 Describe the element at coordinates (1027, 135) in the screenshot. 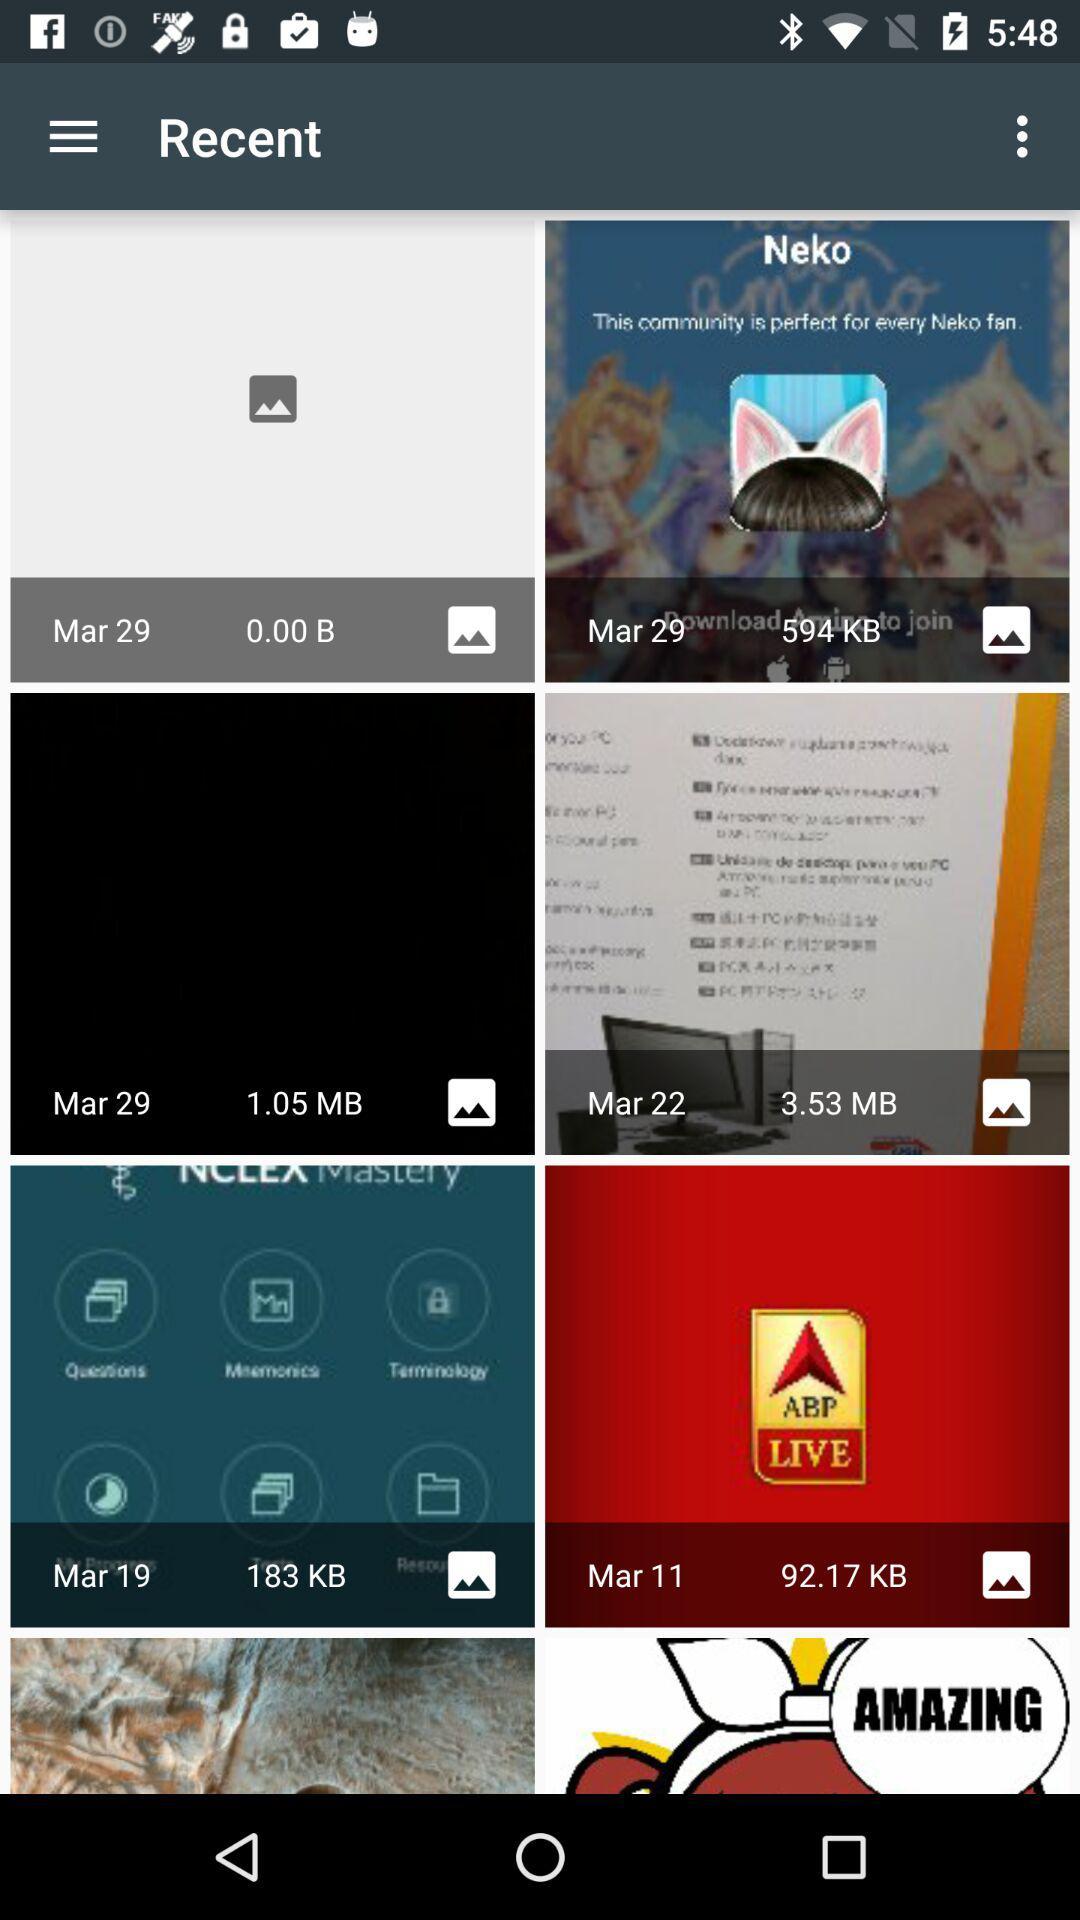

I see `the item to the right of recent item` at that location.